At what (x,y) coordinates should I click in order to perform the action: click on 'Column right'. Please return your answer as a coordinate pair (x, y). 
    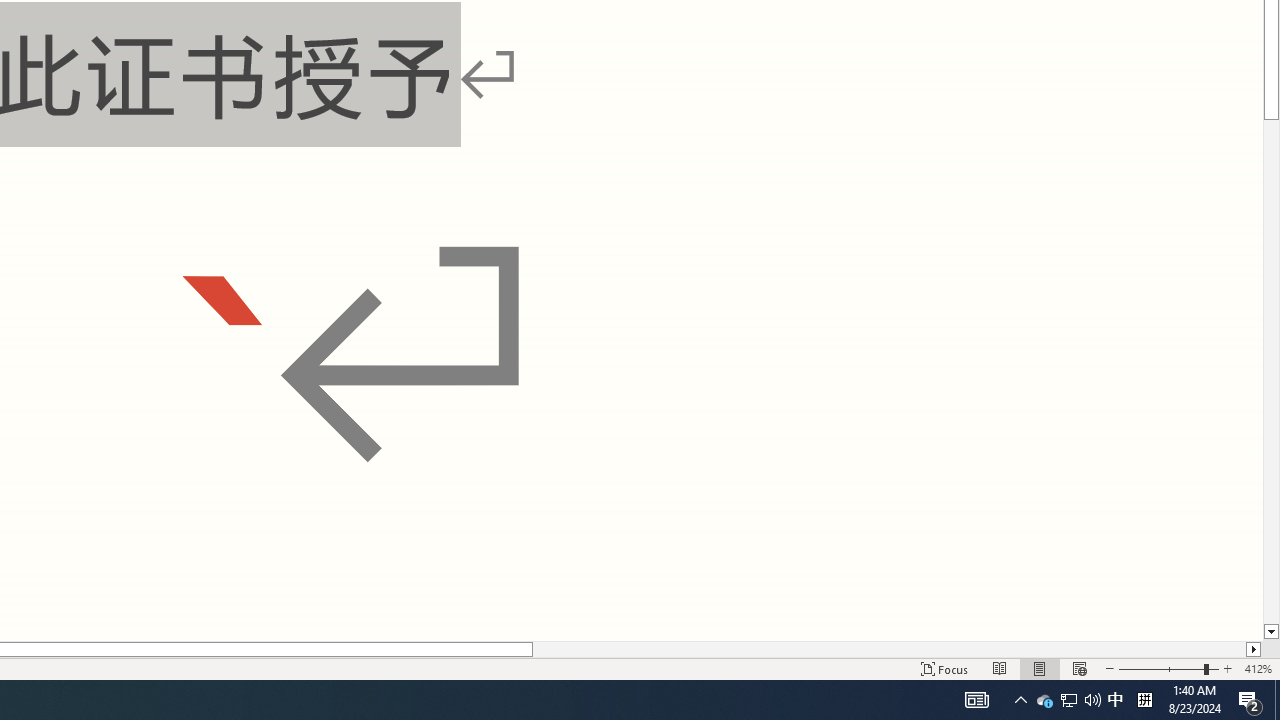
    Looking at the image, I should click on (1253, 649).